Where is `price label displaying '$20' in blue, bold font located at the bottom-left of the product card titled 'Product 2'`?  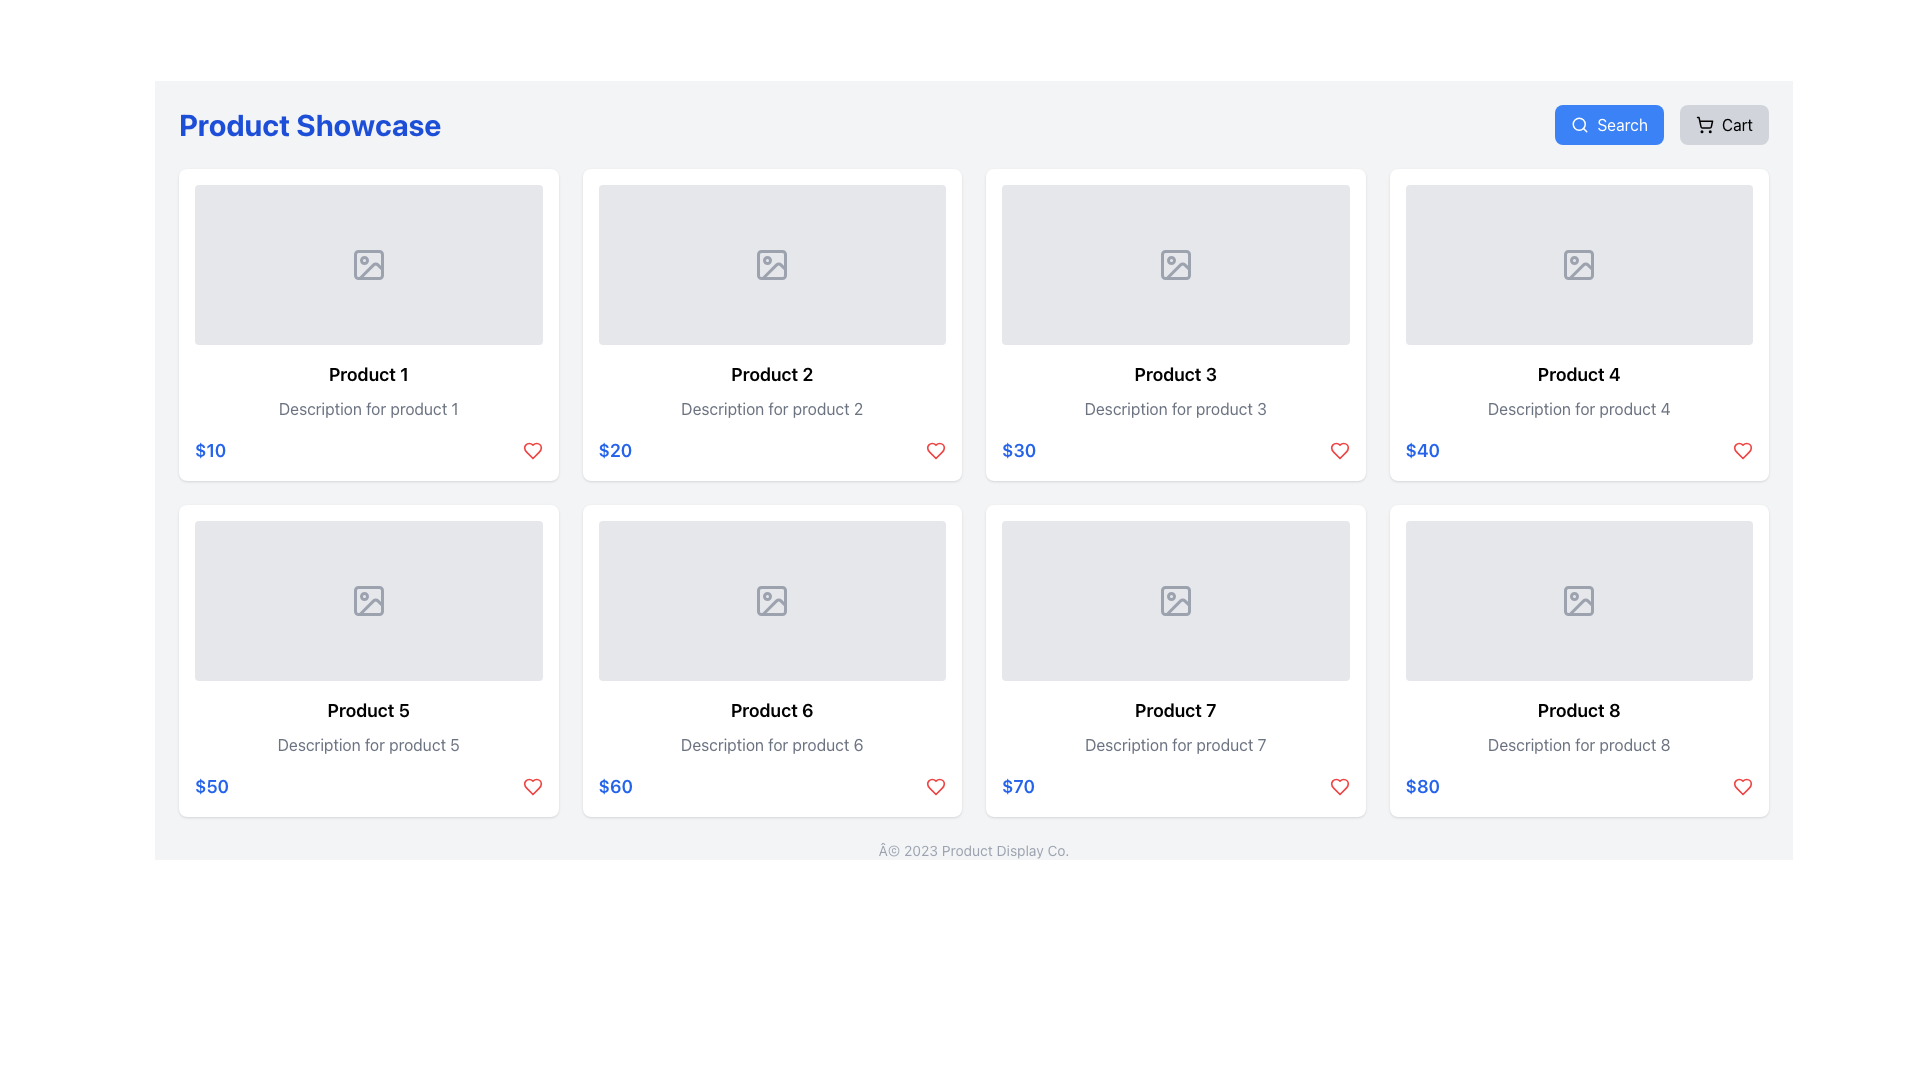 price label displaying '$20' in blue, bold font located at the bottom-left of the product card titled 'Product 2' is located at coordinates (614, 451).